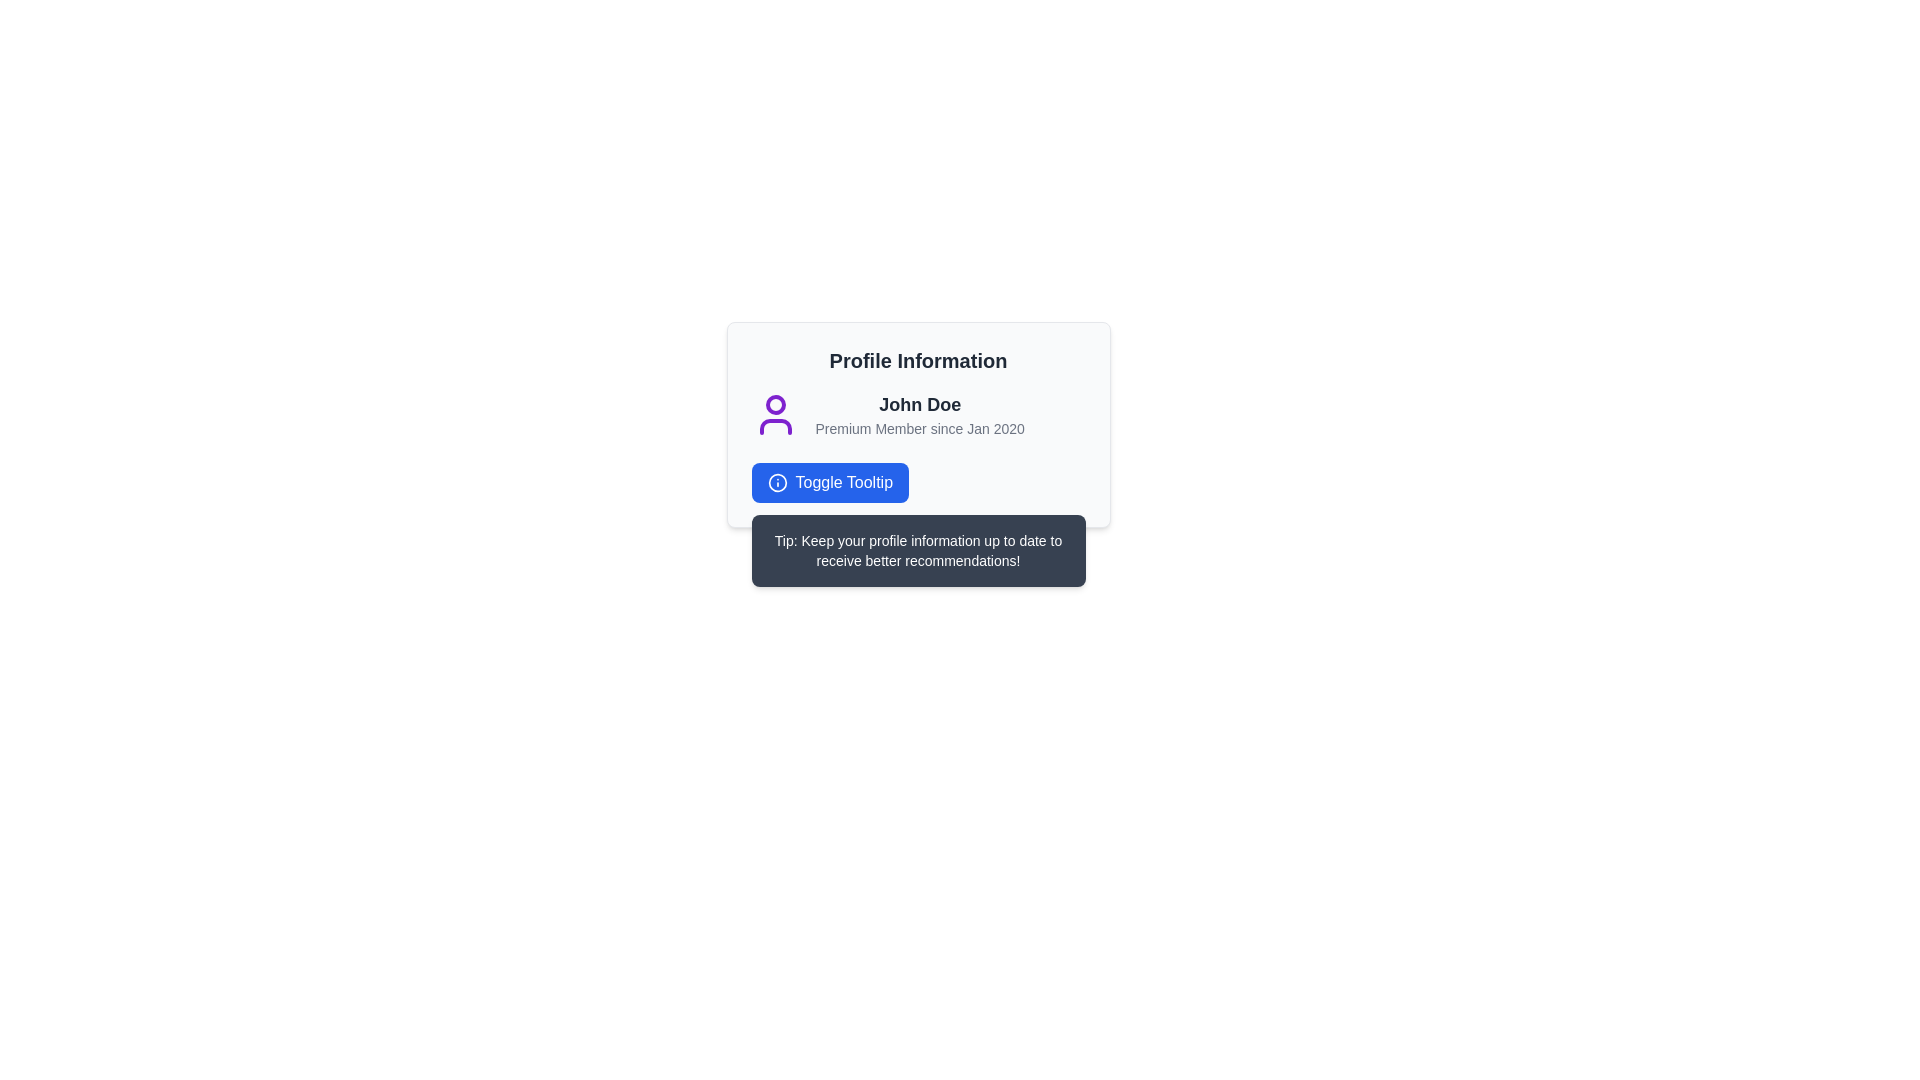  I want to click on the 'Profile Information' heading text element, which is styled in bold and dark gray, located at the top-center of the card, so click(917, 361).